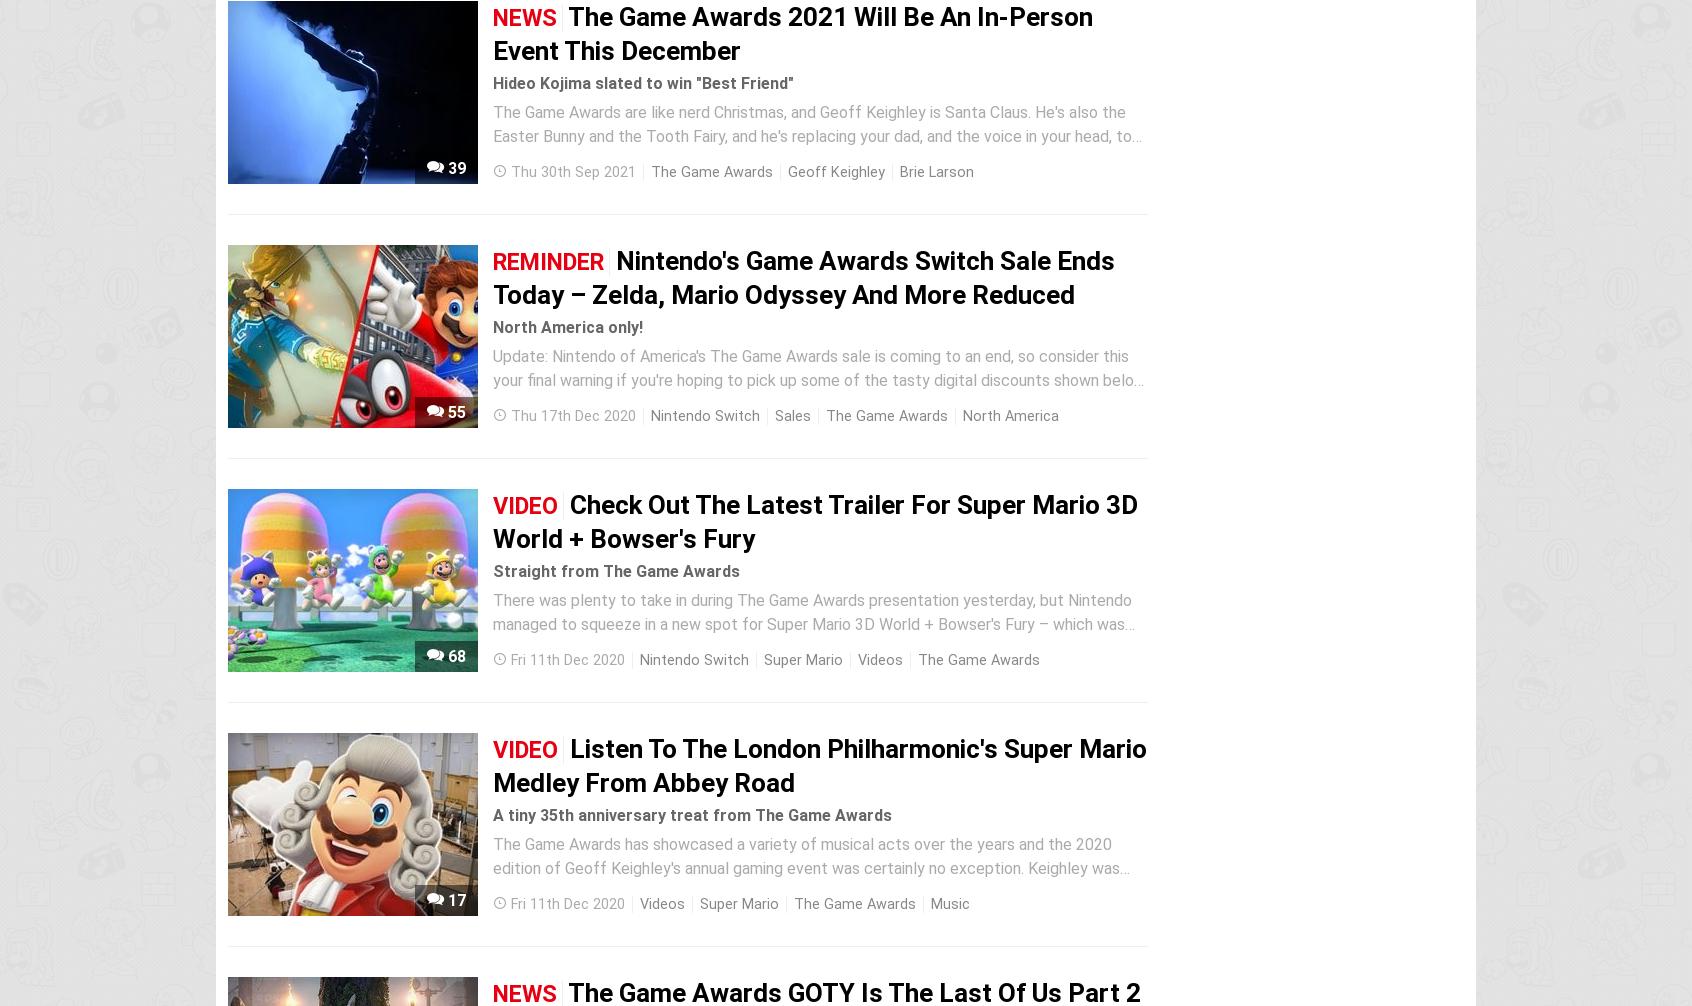 This screenshot has width=1692, height=1006. I want to click on 'Music', so click(930, 903).